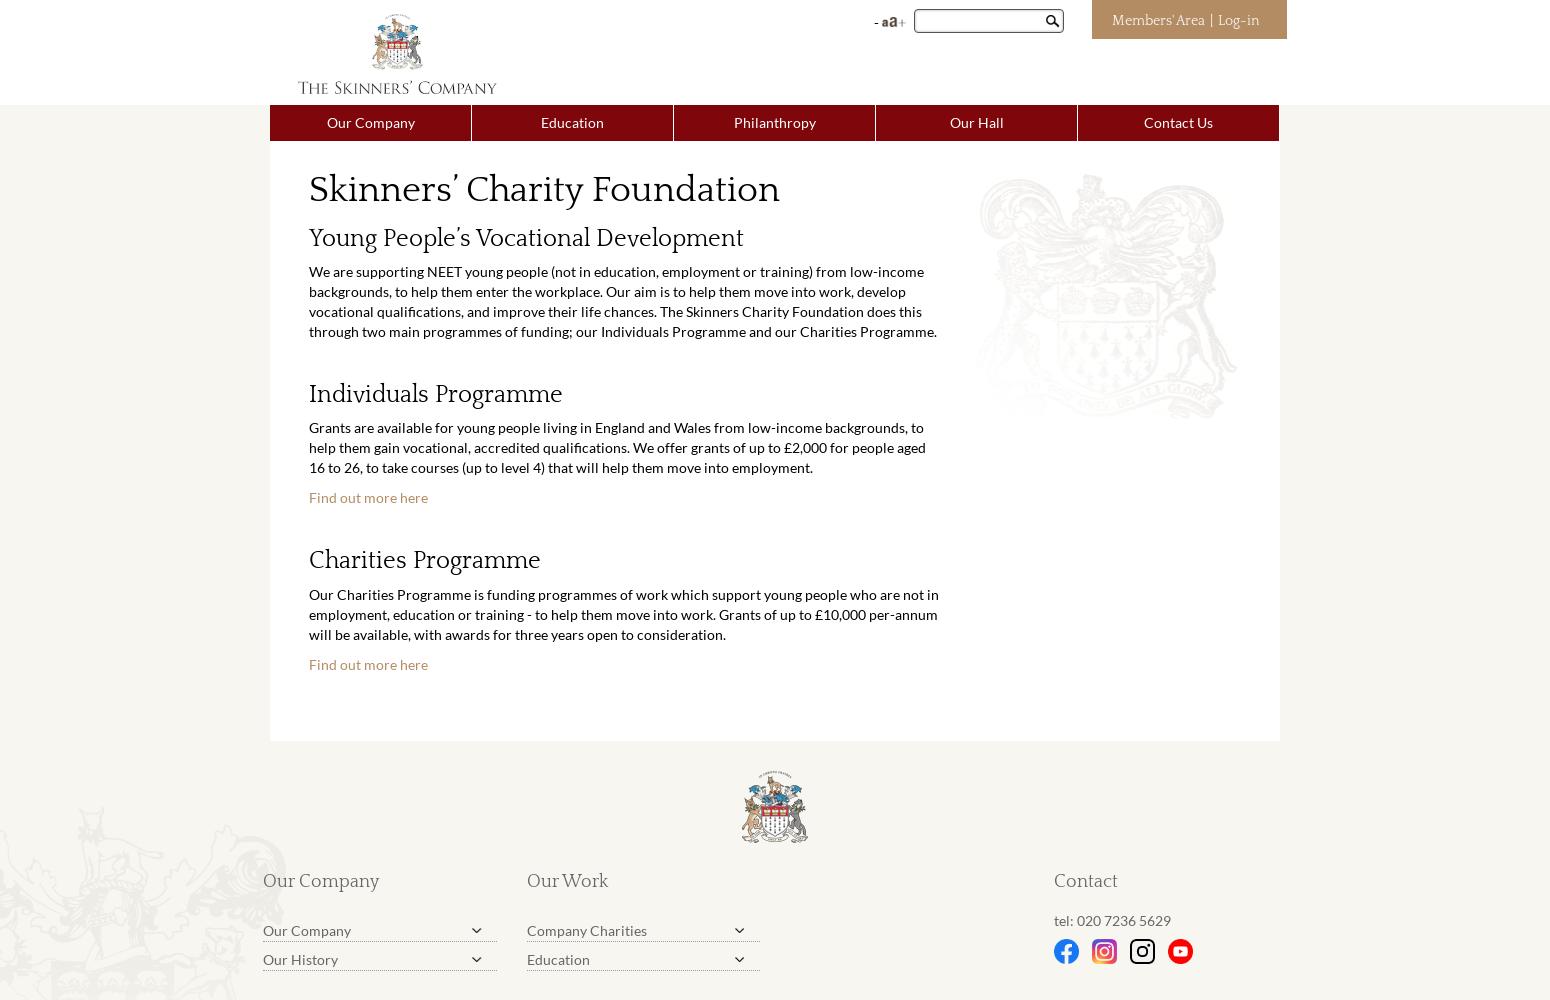  What do you see at coordinates (436, 394) in the screenshot?
I see `'Individuals Programme'` at bounding box center [436, 394].